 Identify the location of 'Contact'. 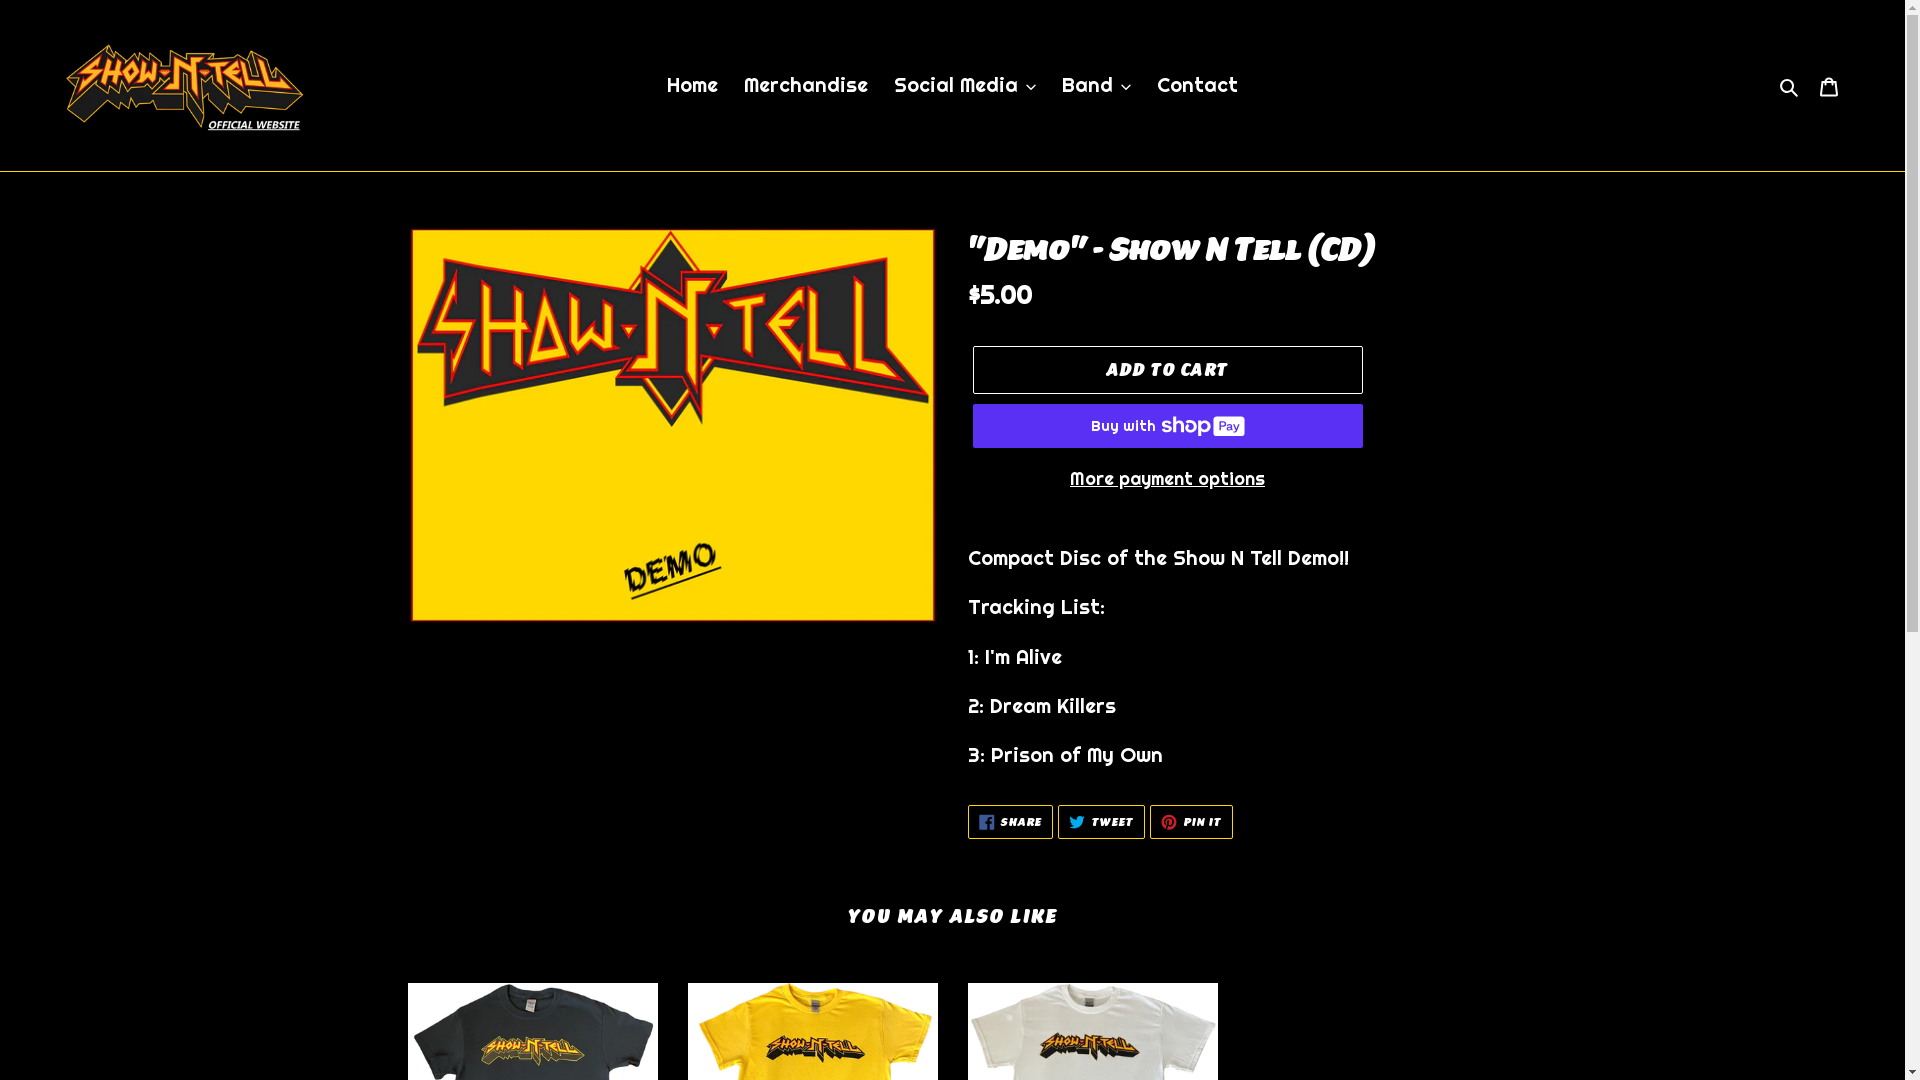
(1197, 83).